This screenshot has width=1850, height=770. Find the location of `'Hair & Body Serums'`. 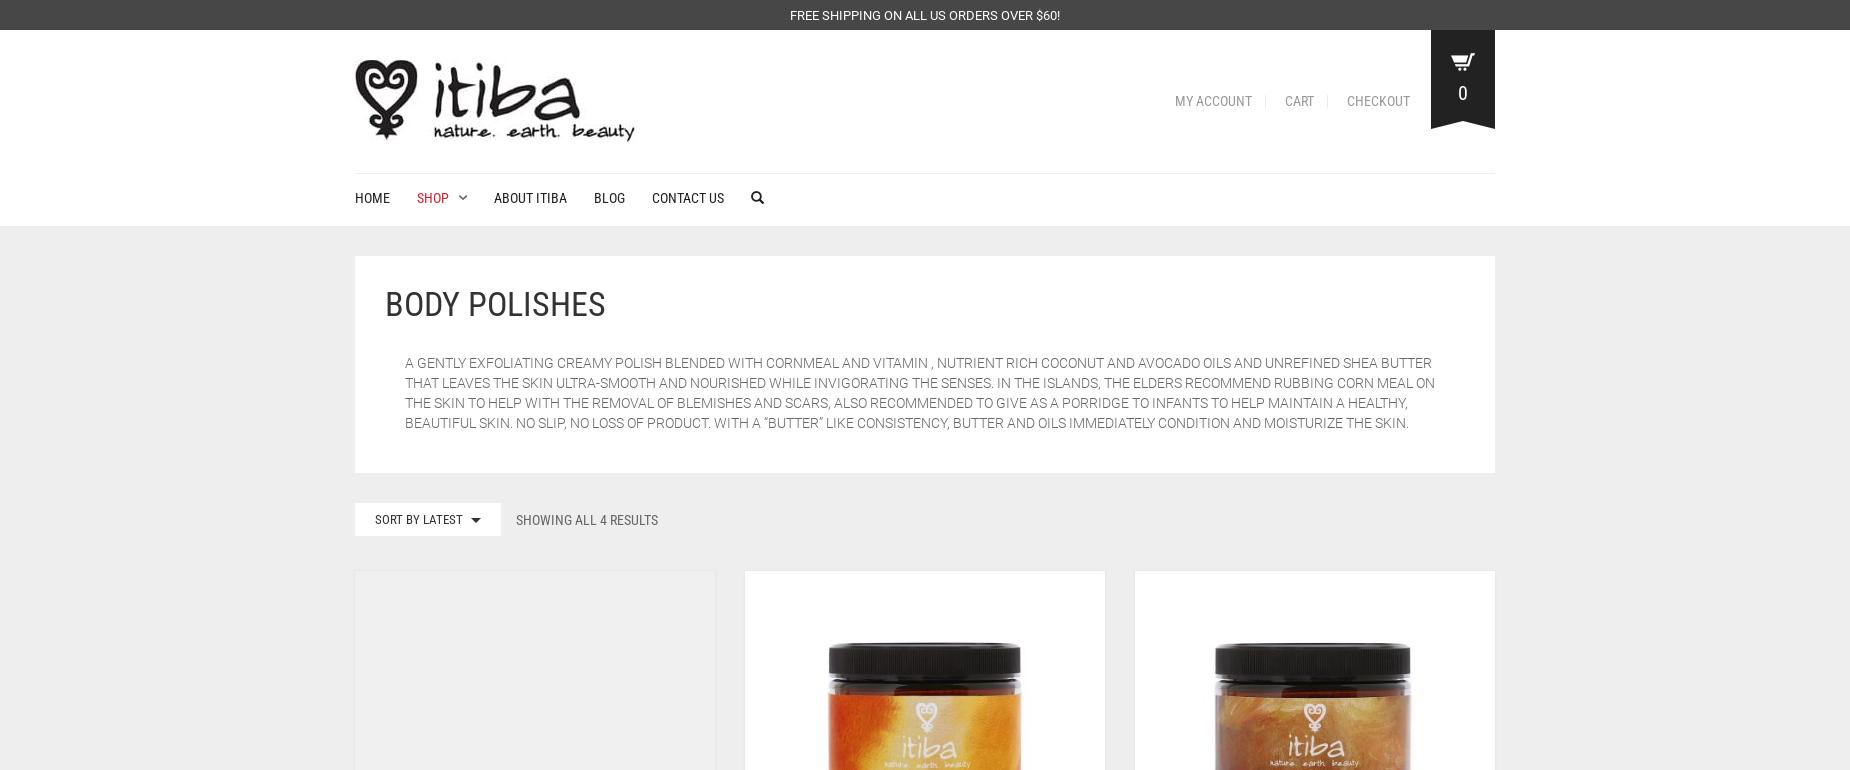

'Hair & Body Serums' is located at coordinates (488, 321).